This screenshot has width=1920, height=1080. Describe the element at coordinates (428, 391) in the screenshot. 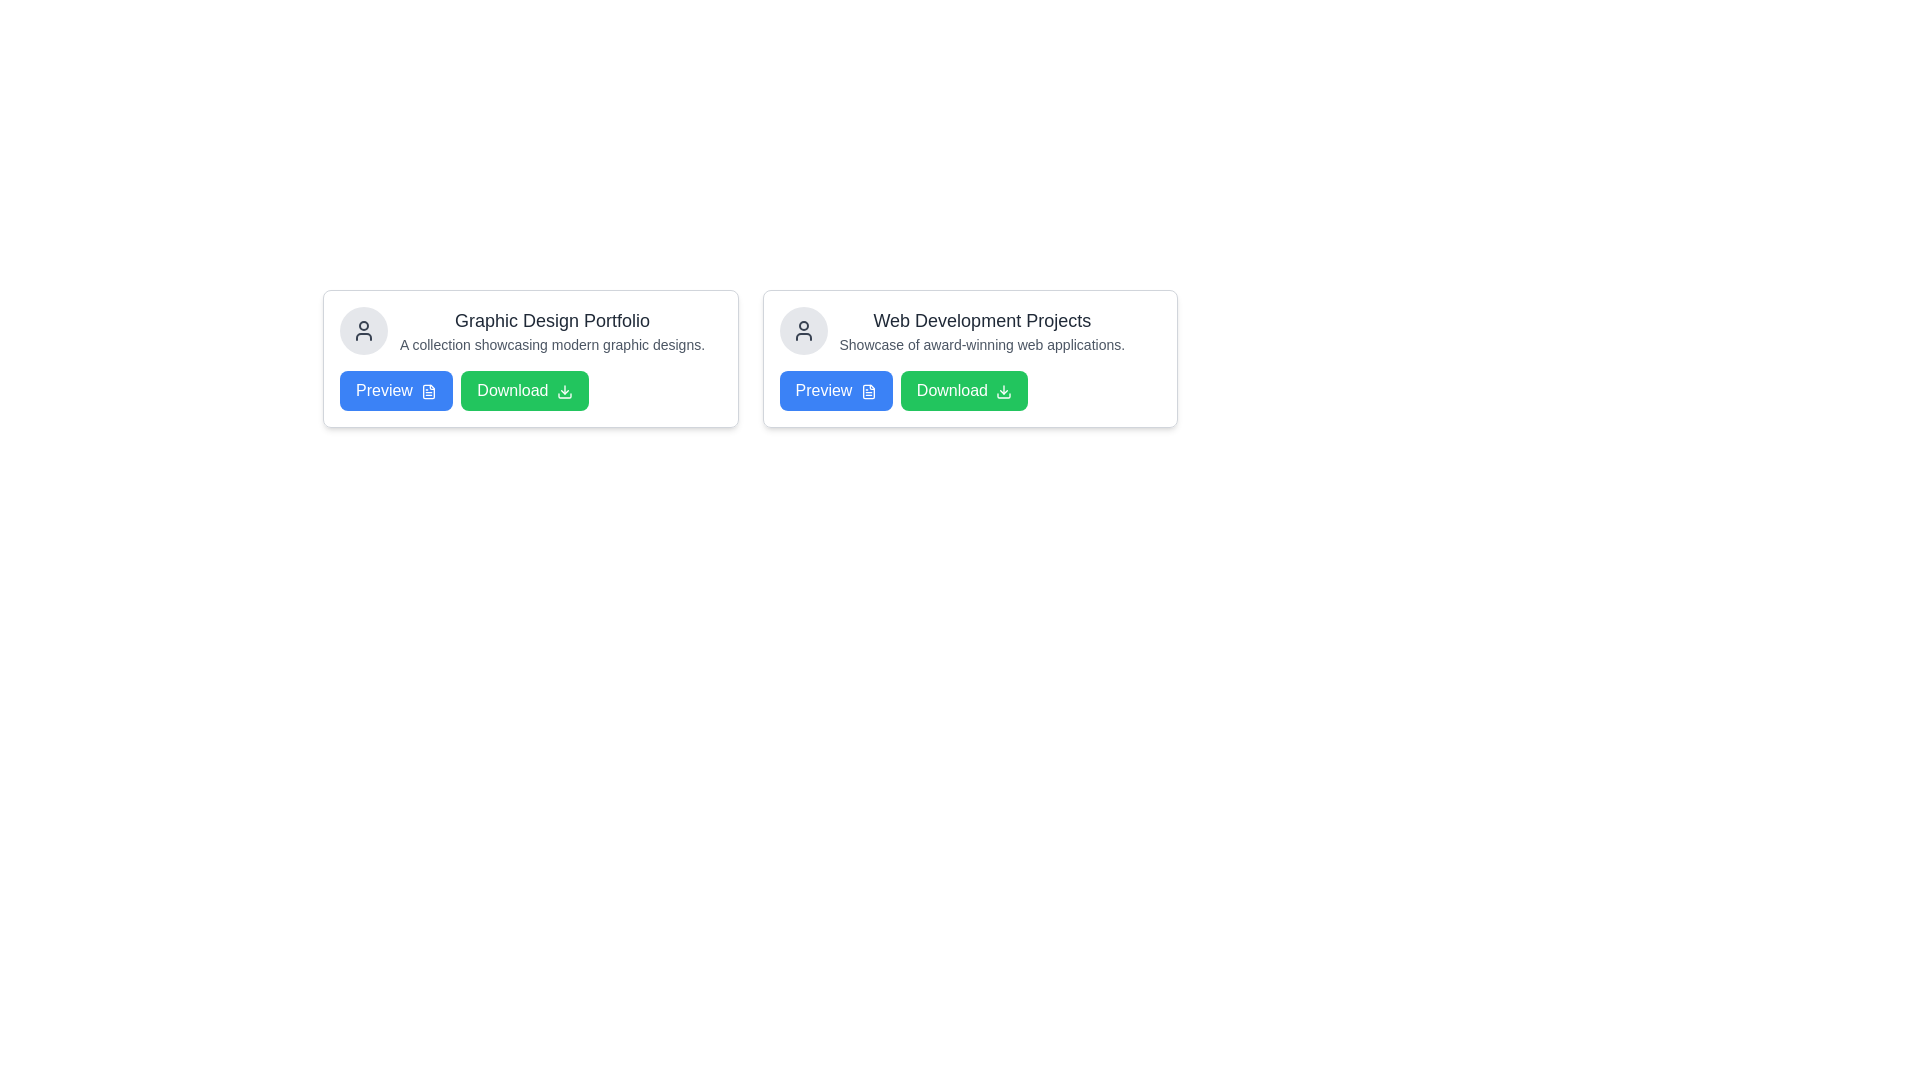

I see `the preview icon located to the immediate right of the text within the blue 'Preview' button` at that location.